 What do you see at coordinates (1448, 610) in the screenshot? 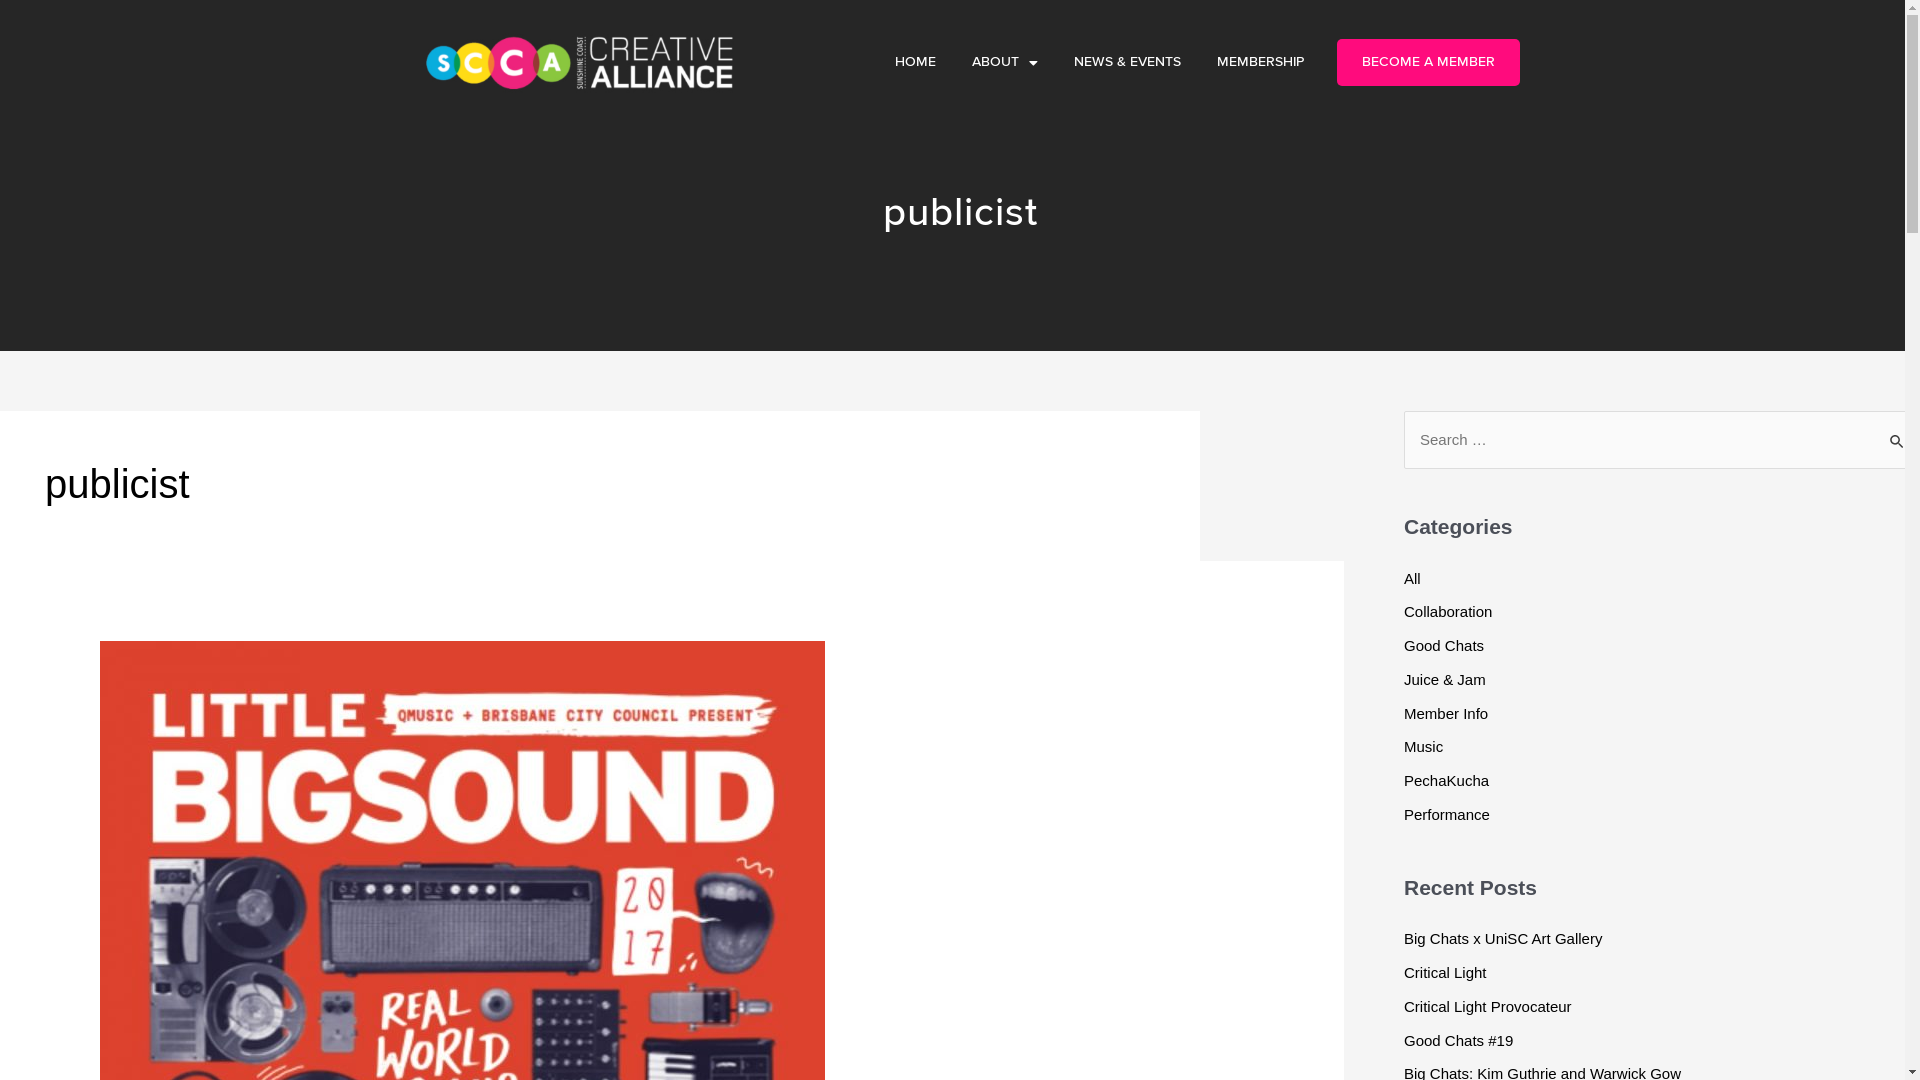
I see `'Collaboration'` at bounding box center [1448, 610].